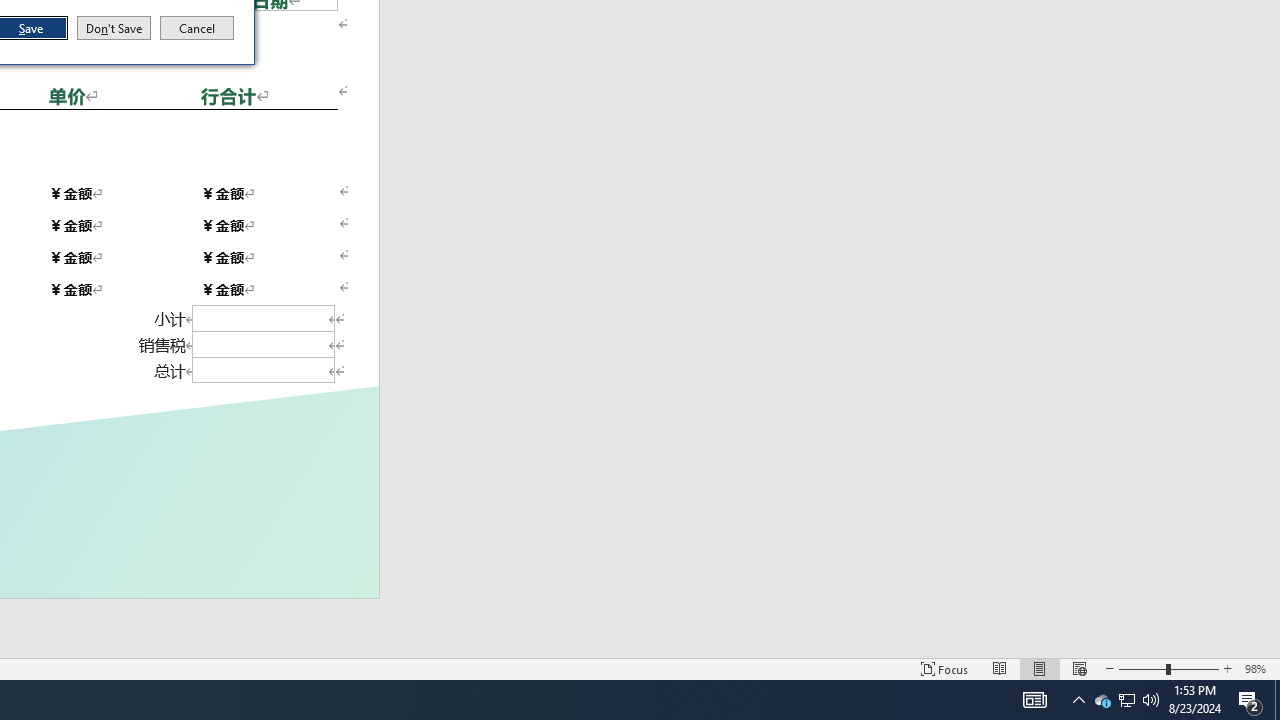 This screenshot has width=1280, height=720. Describe the element at coordinates (1142, 669) in the screenshot. I see `'Zoom'` at that location.